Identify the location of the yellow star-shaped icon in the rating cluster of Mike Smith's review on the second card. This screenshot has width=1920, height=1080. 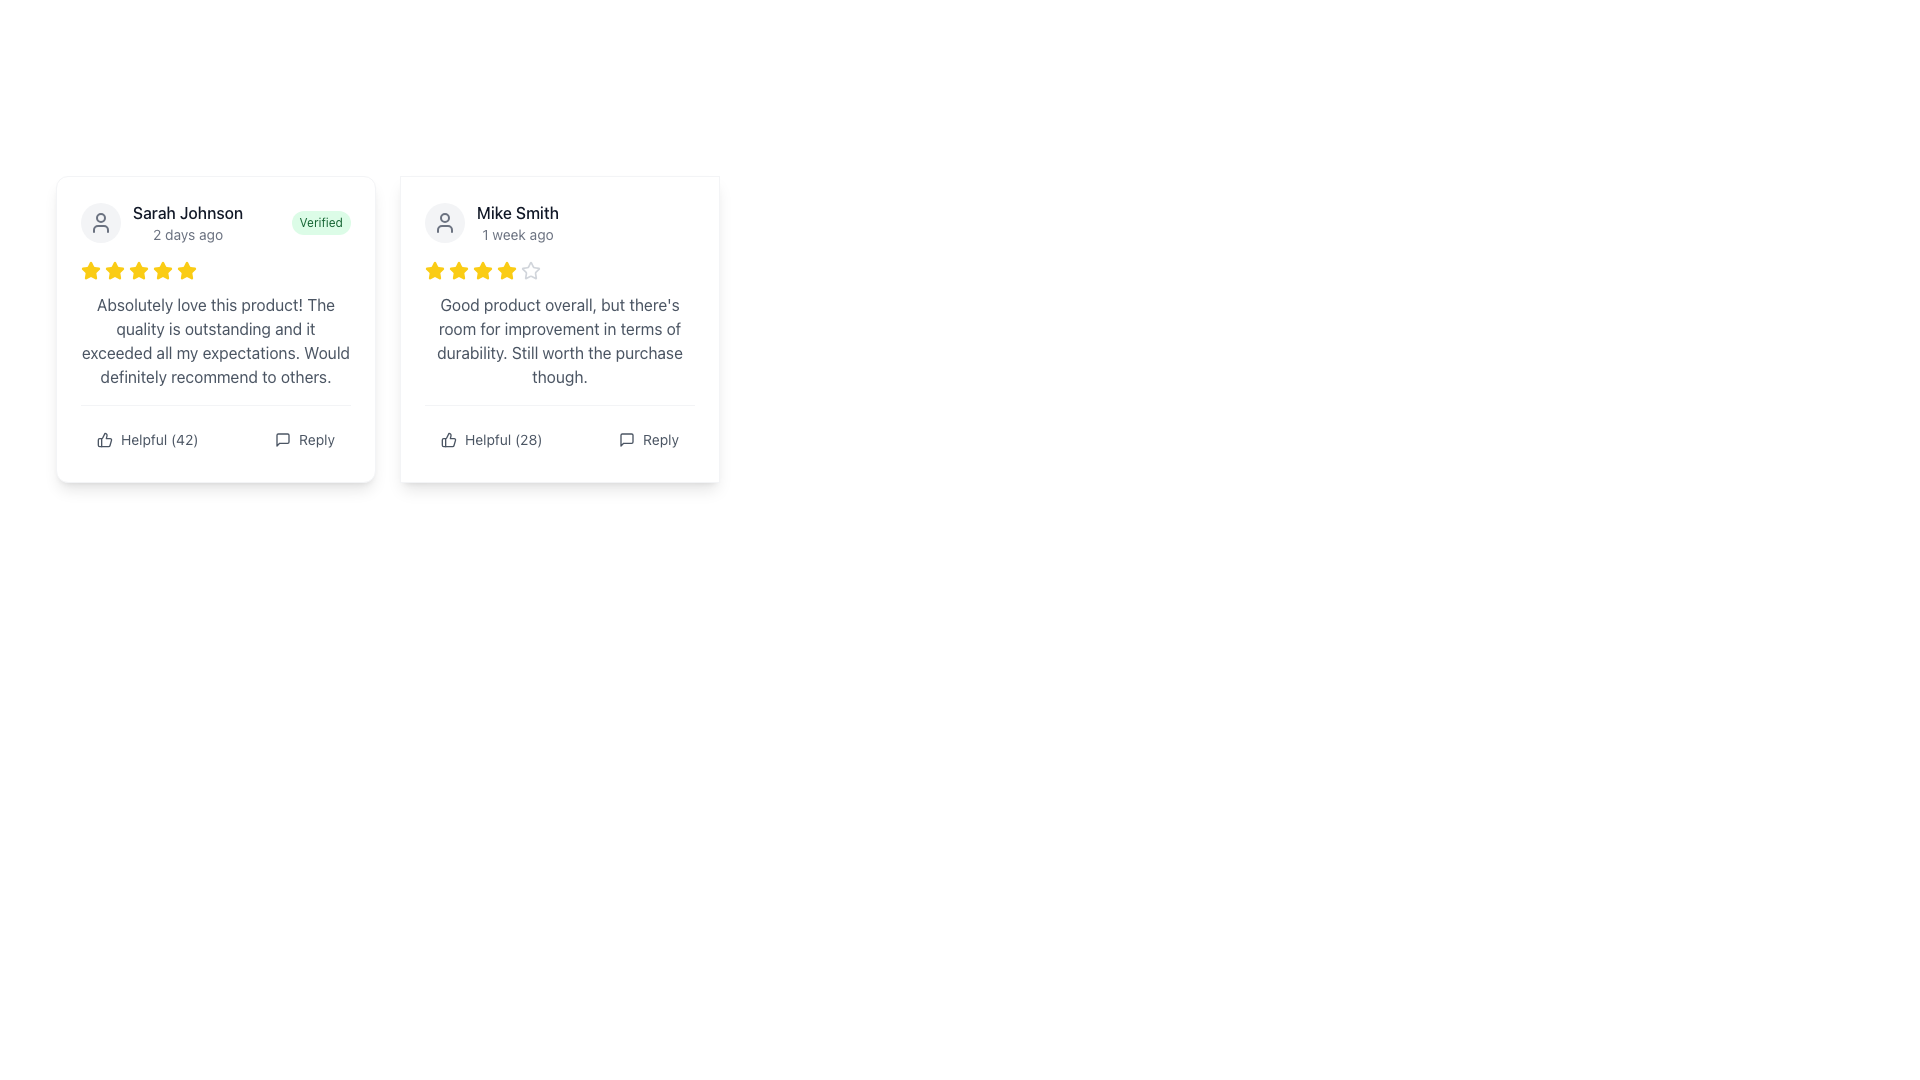
(434, 270).